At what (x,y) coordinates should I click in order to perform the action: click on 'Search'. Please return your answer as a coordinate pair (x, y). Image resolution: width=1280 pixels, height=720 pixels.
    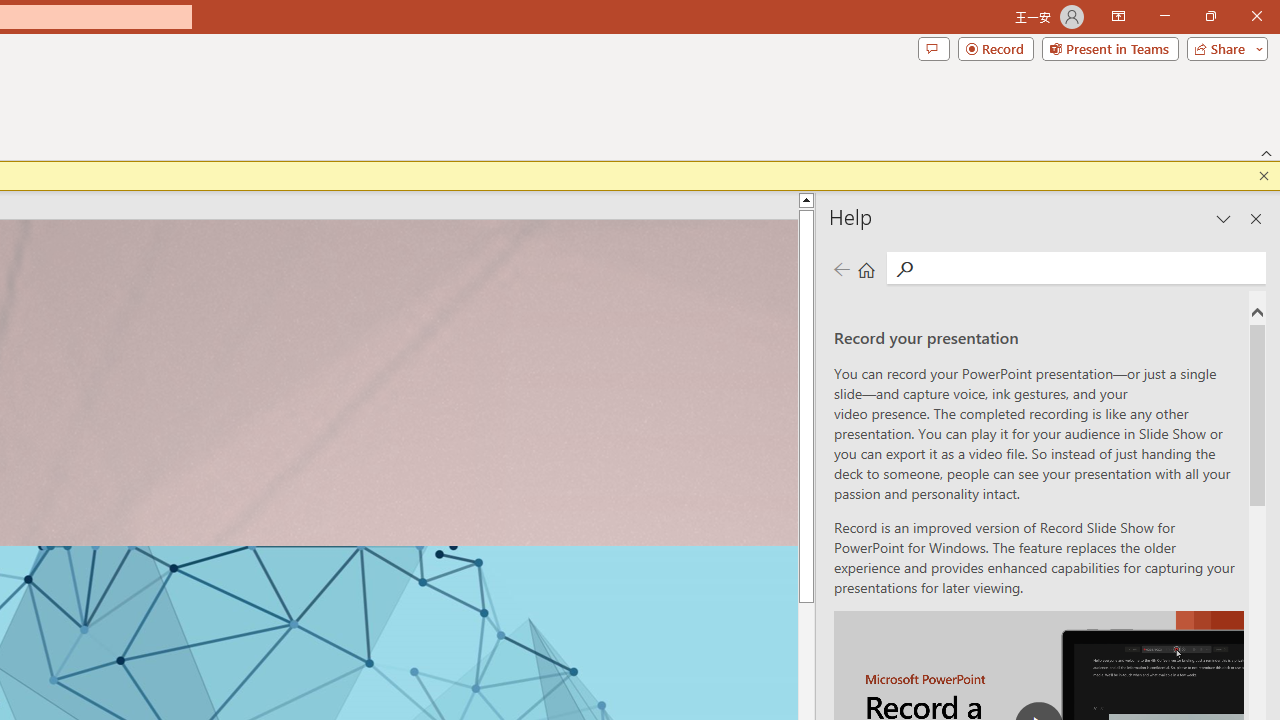
    Looking at the image, I should click on (1088, 267).